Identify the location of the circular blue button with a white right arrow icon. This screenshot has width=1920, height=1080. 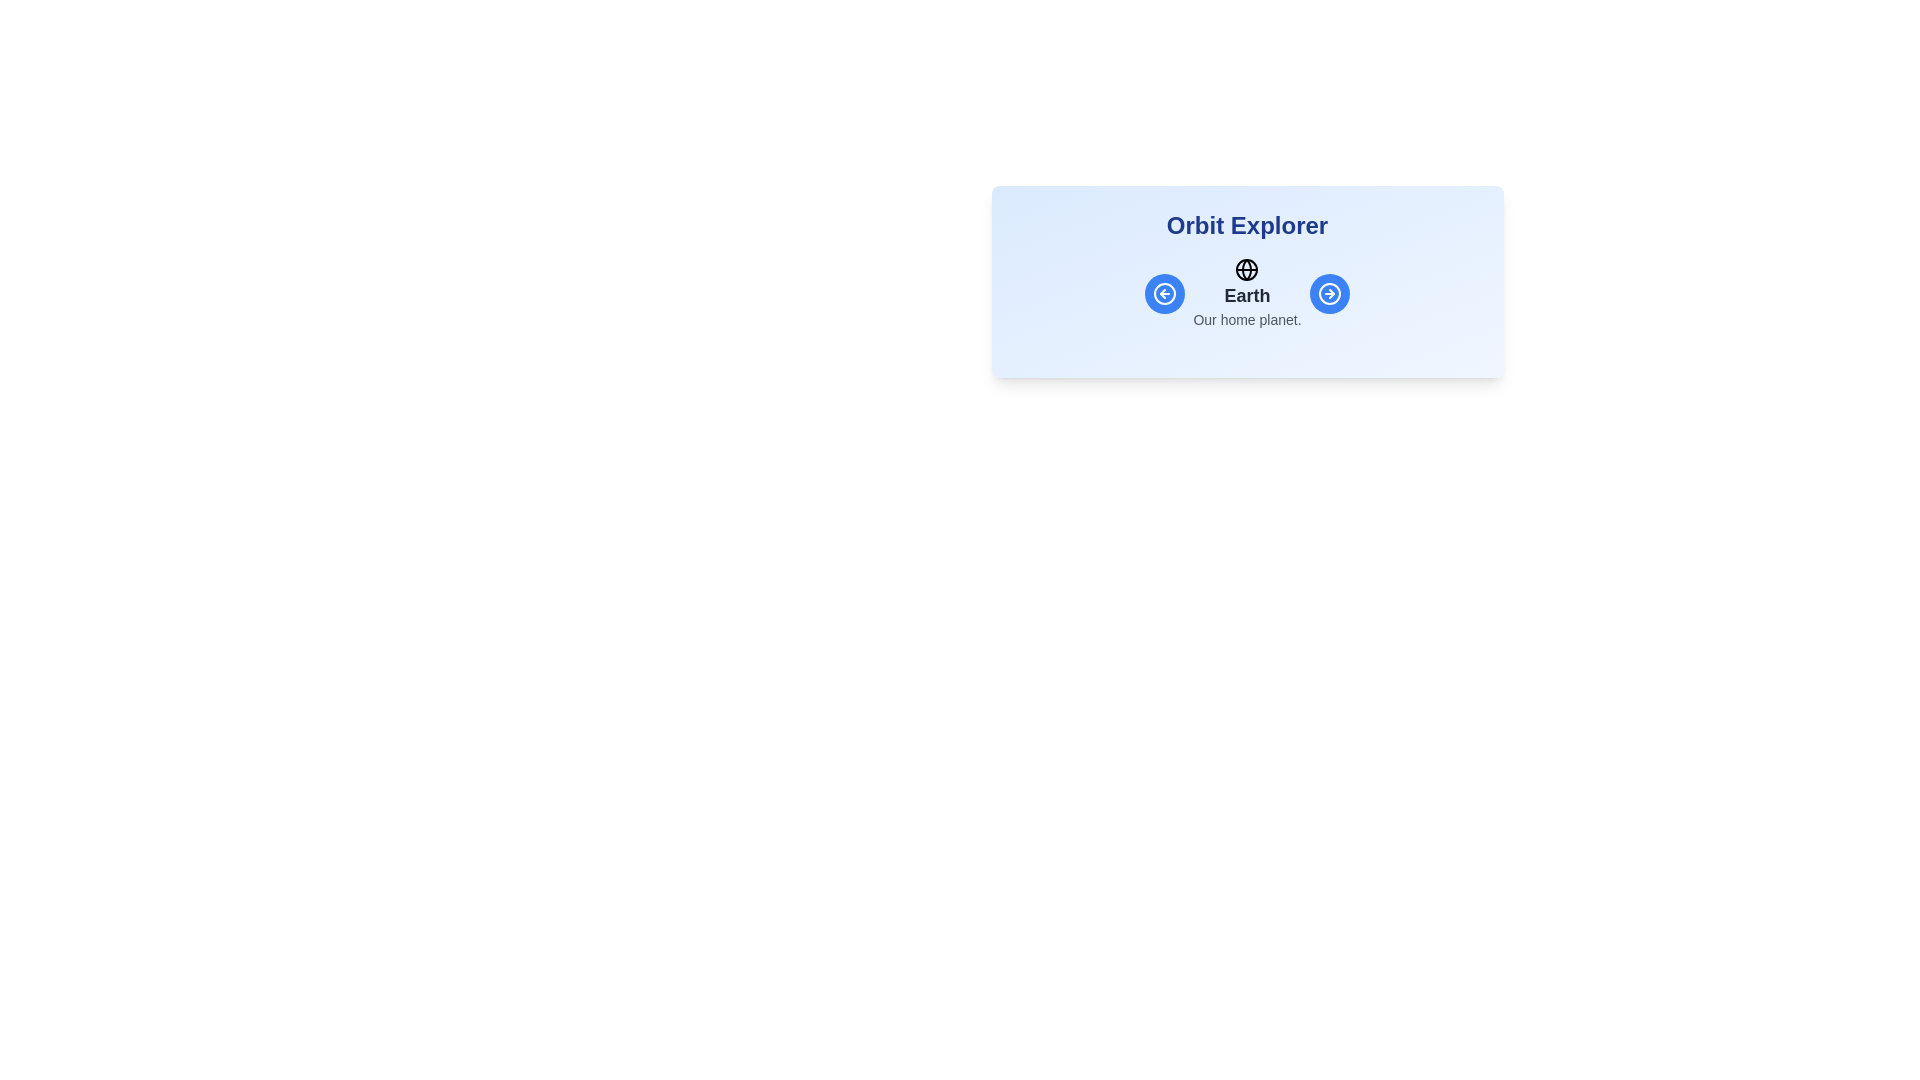
(1329, 293).